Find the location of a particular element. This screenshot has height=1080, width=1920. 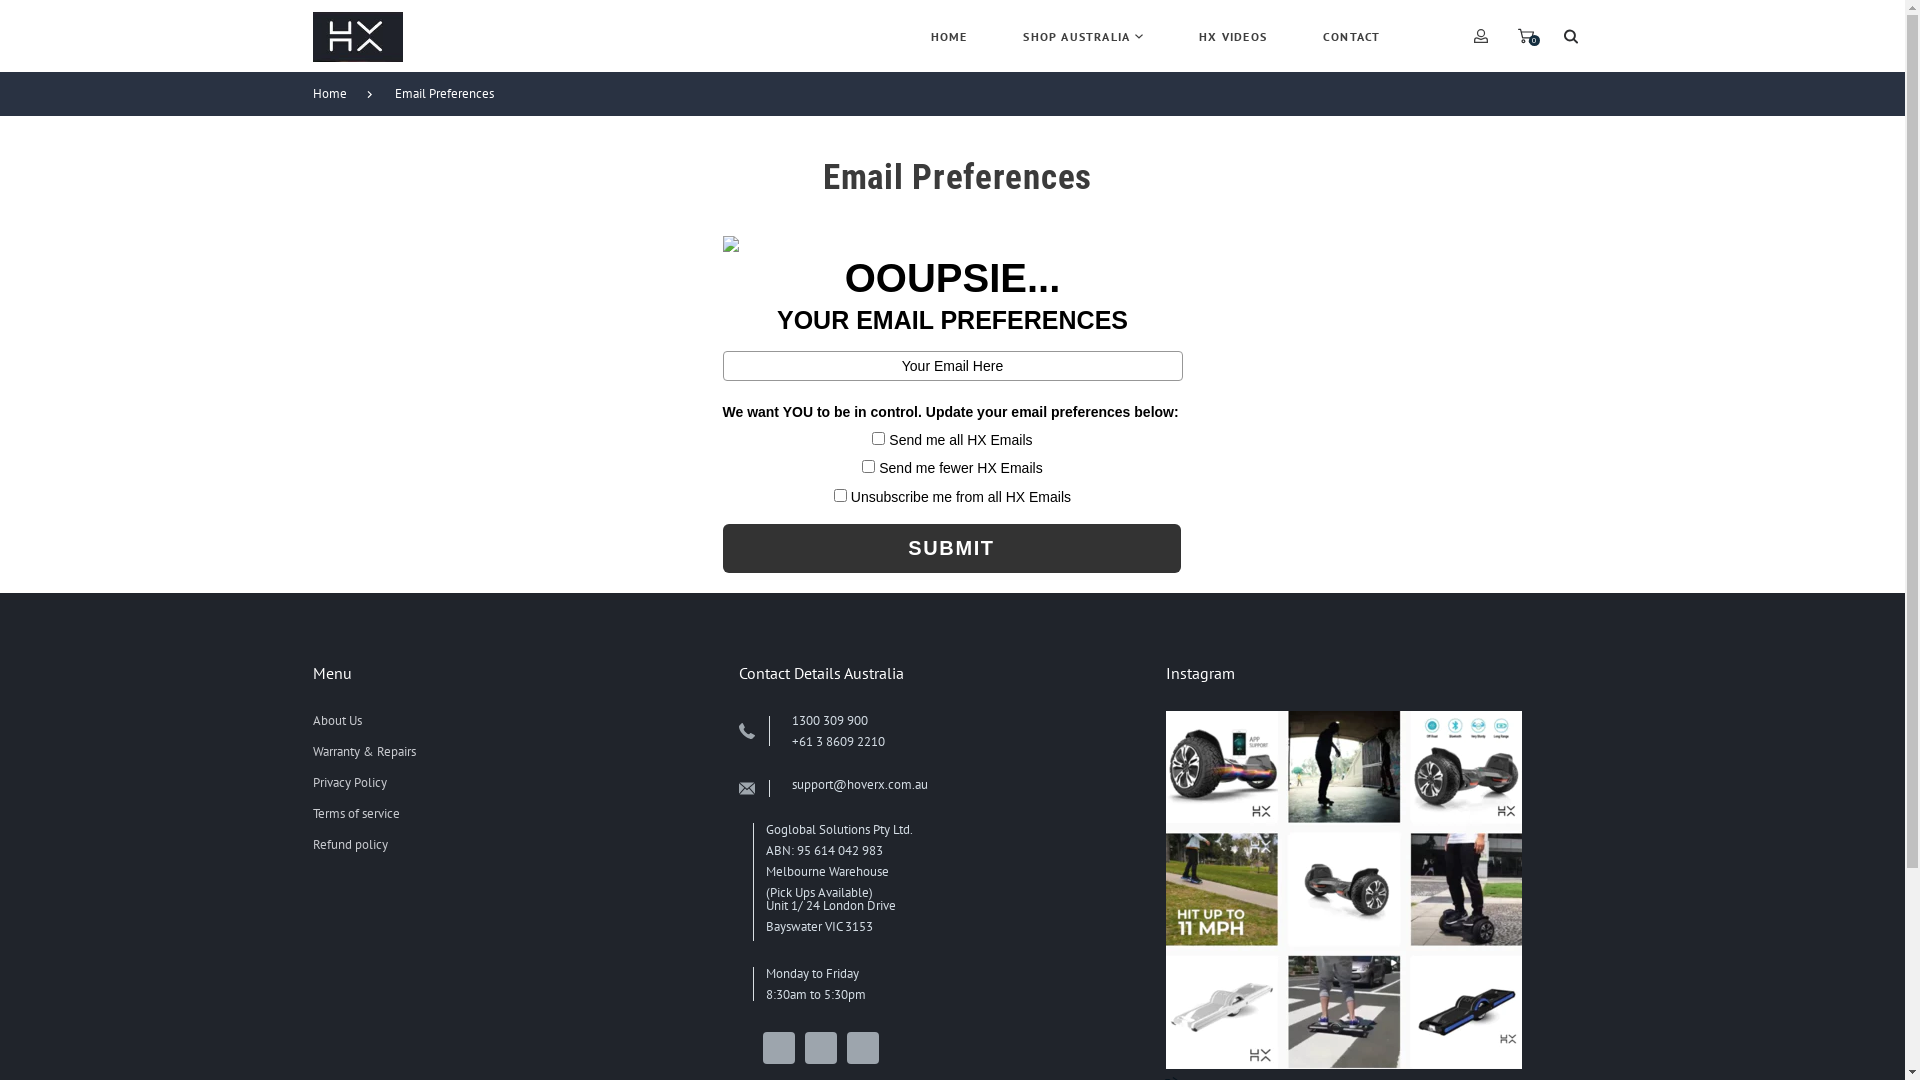

'Privacy Policy' is located at coordinates (349, 781).